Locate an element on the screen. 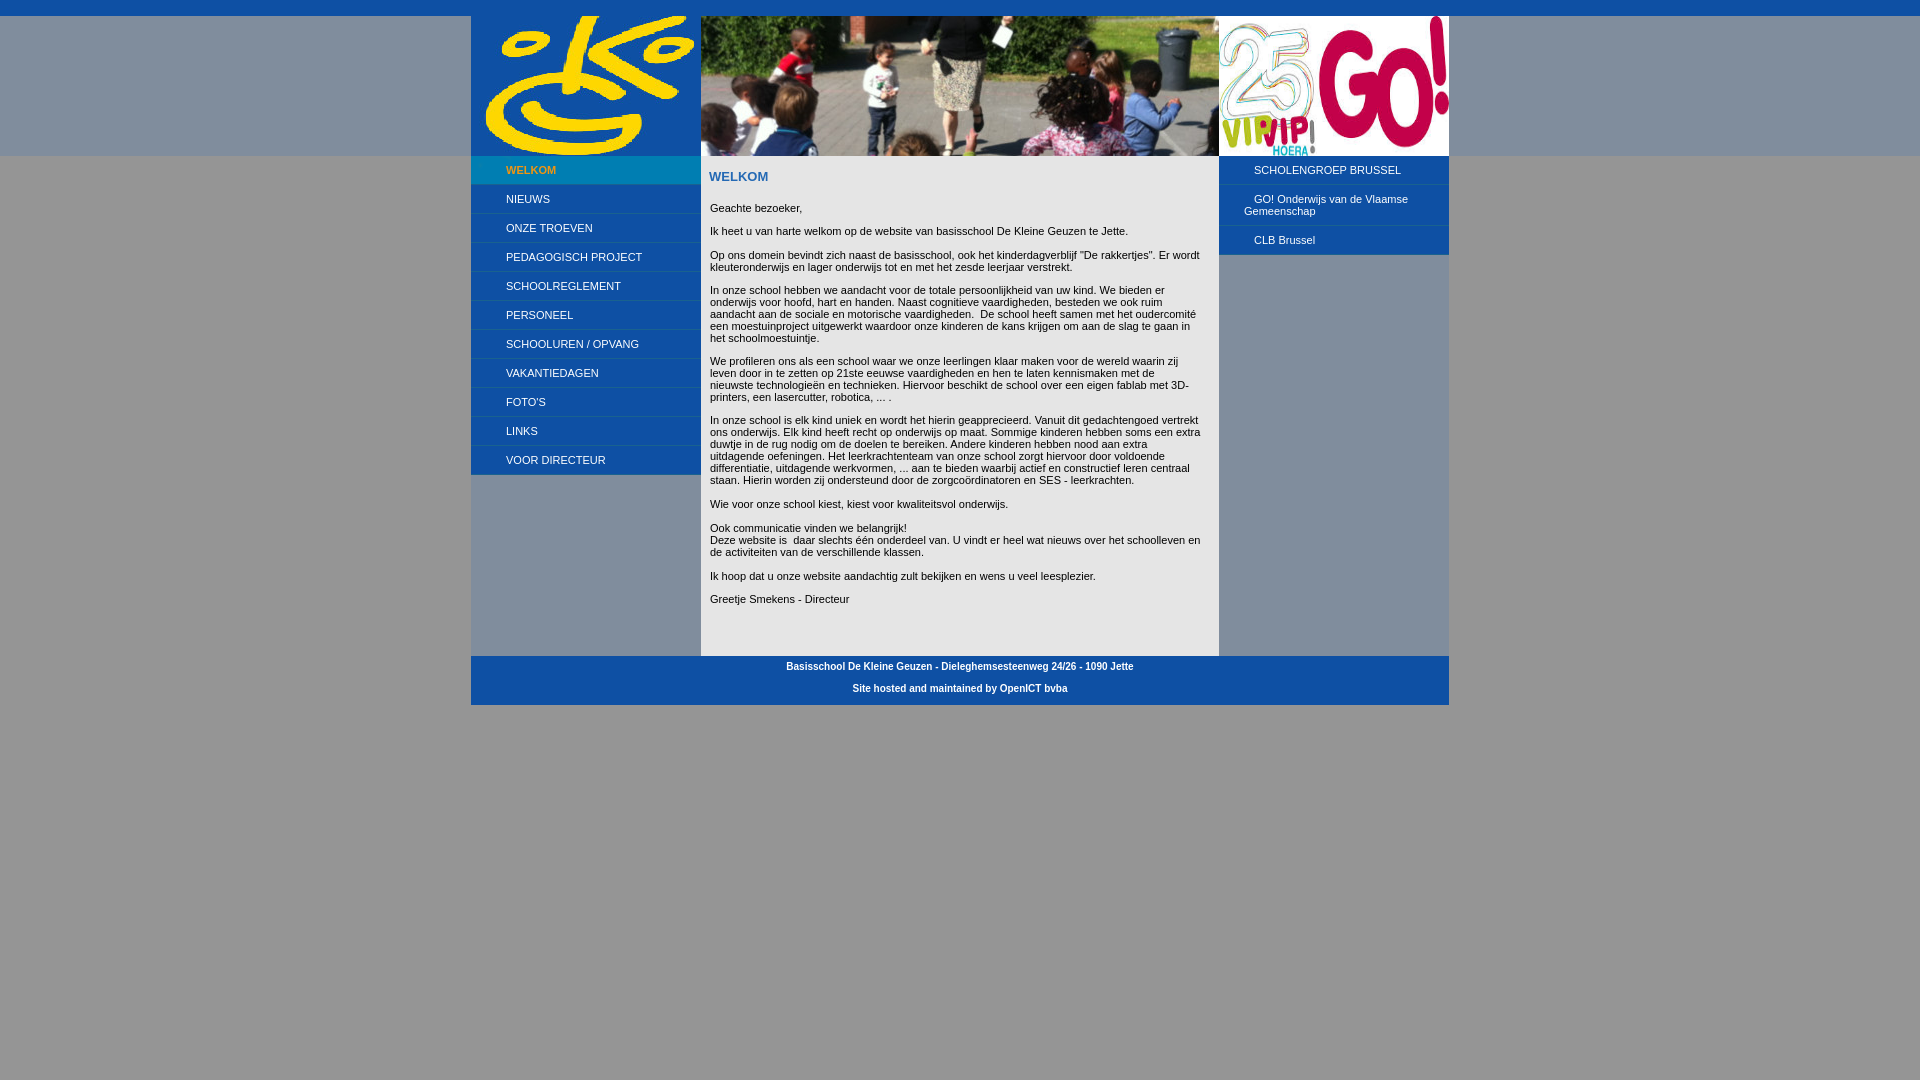 The width and height of the screenshot is (1920, 1080). 'VAKANTIEDAGEN' is located at coordinates (584, 373).